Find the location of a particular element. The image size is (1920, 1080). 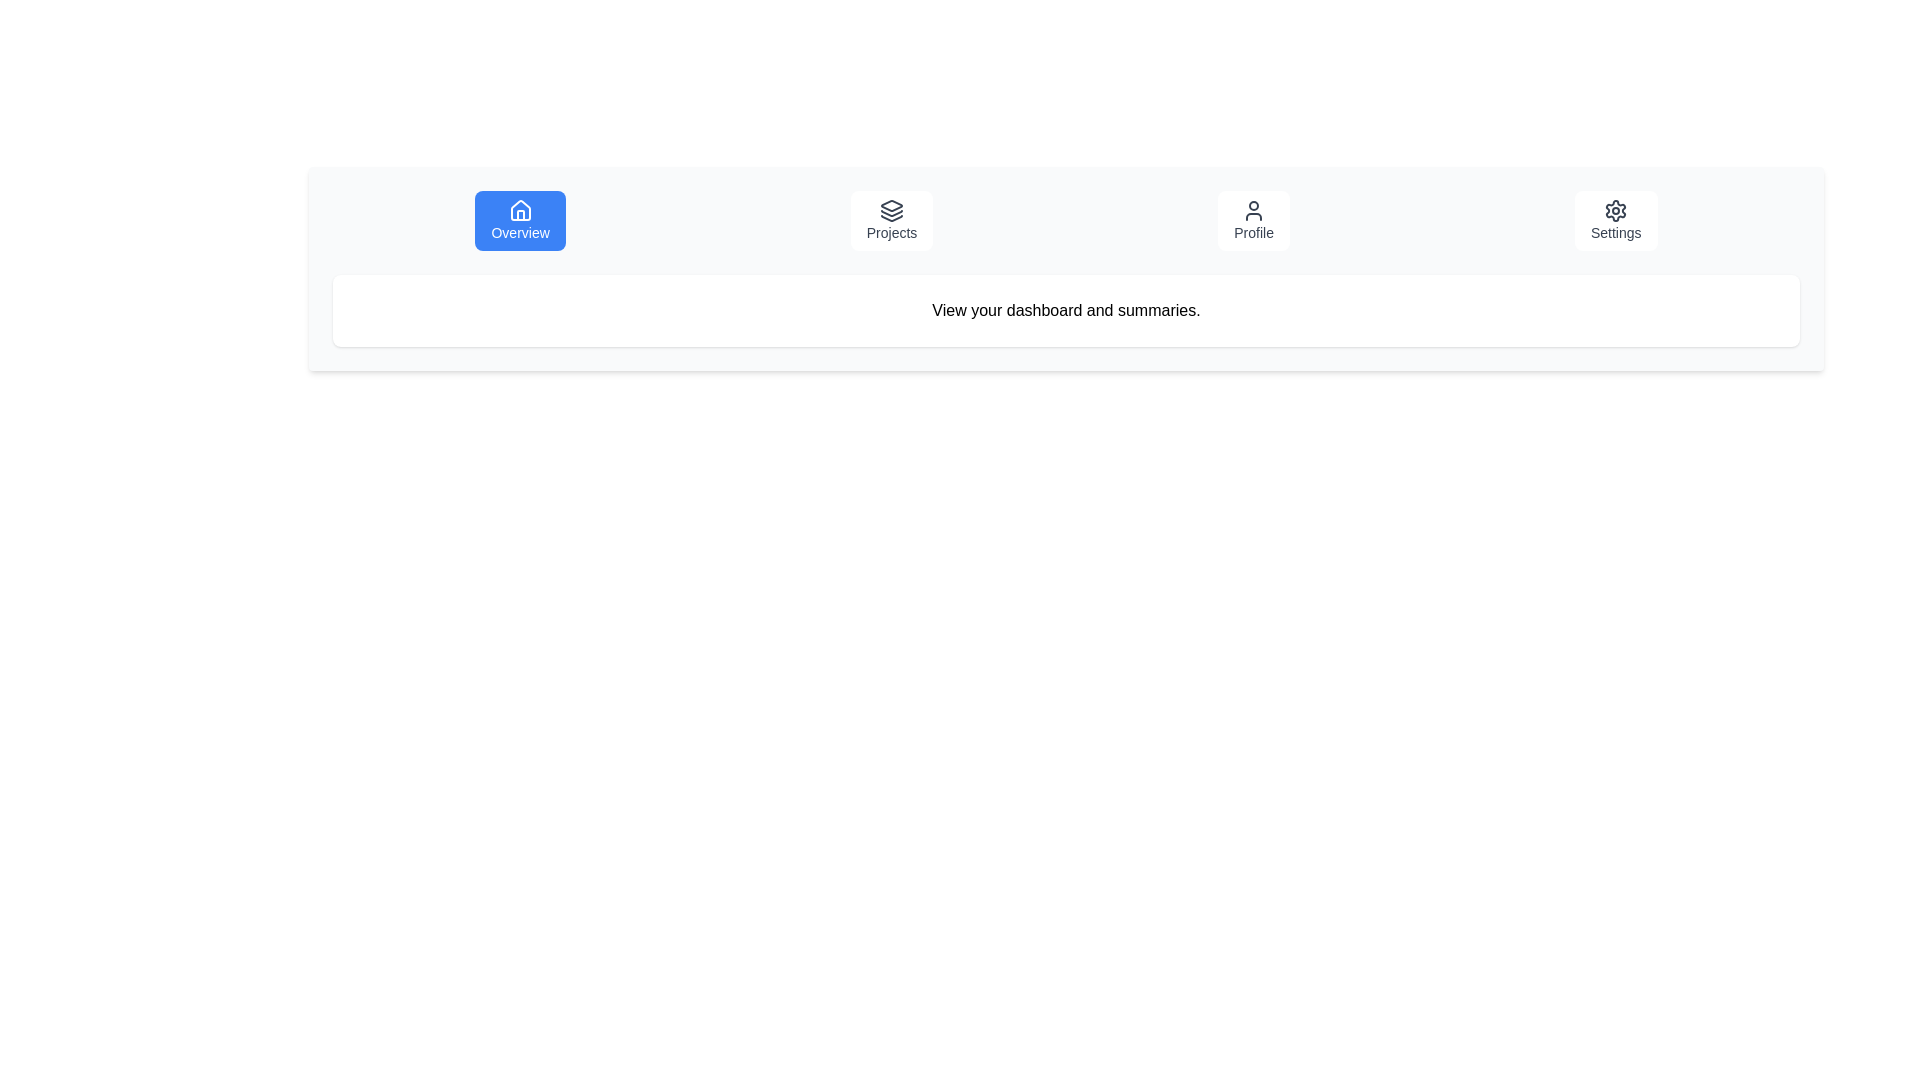

the tab labeled Profile is located at coordinates (1253, 220).